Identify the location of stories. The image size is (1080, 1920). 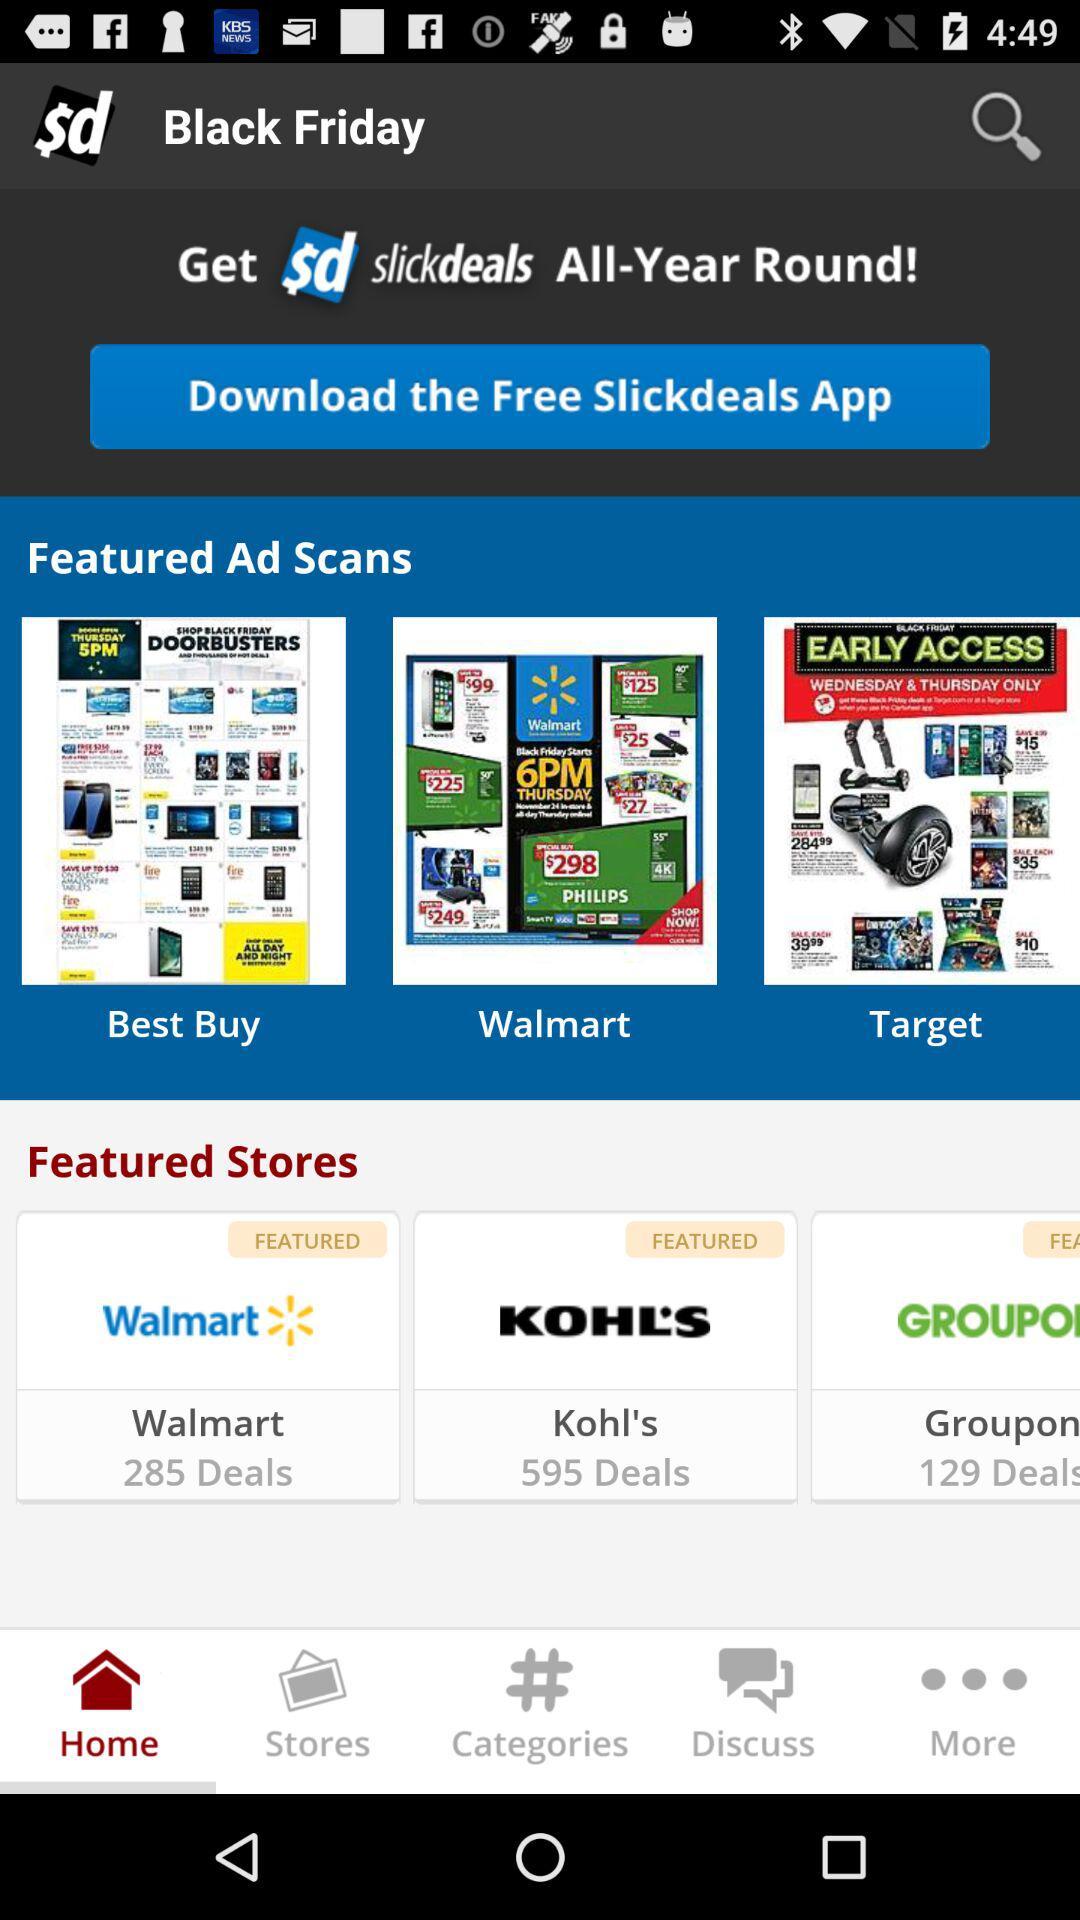
(323, 1715).